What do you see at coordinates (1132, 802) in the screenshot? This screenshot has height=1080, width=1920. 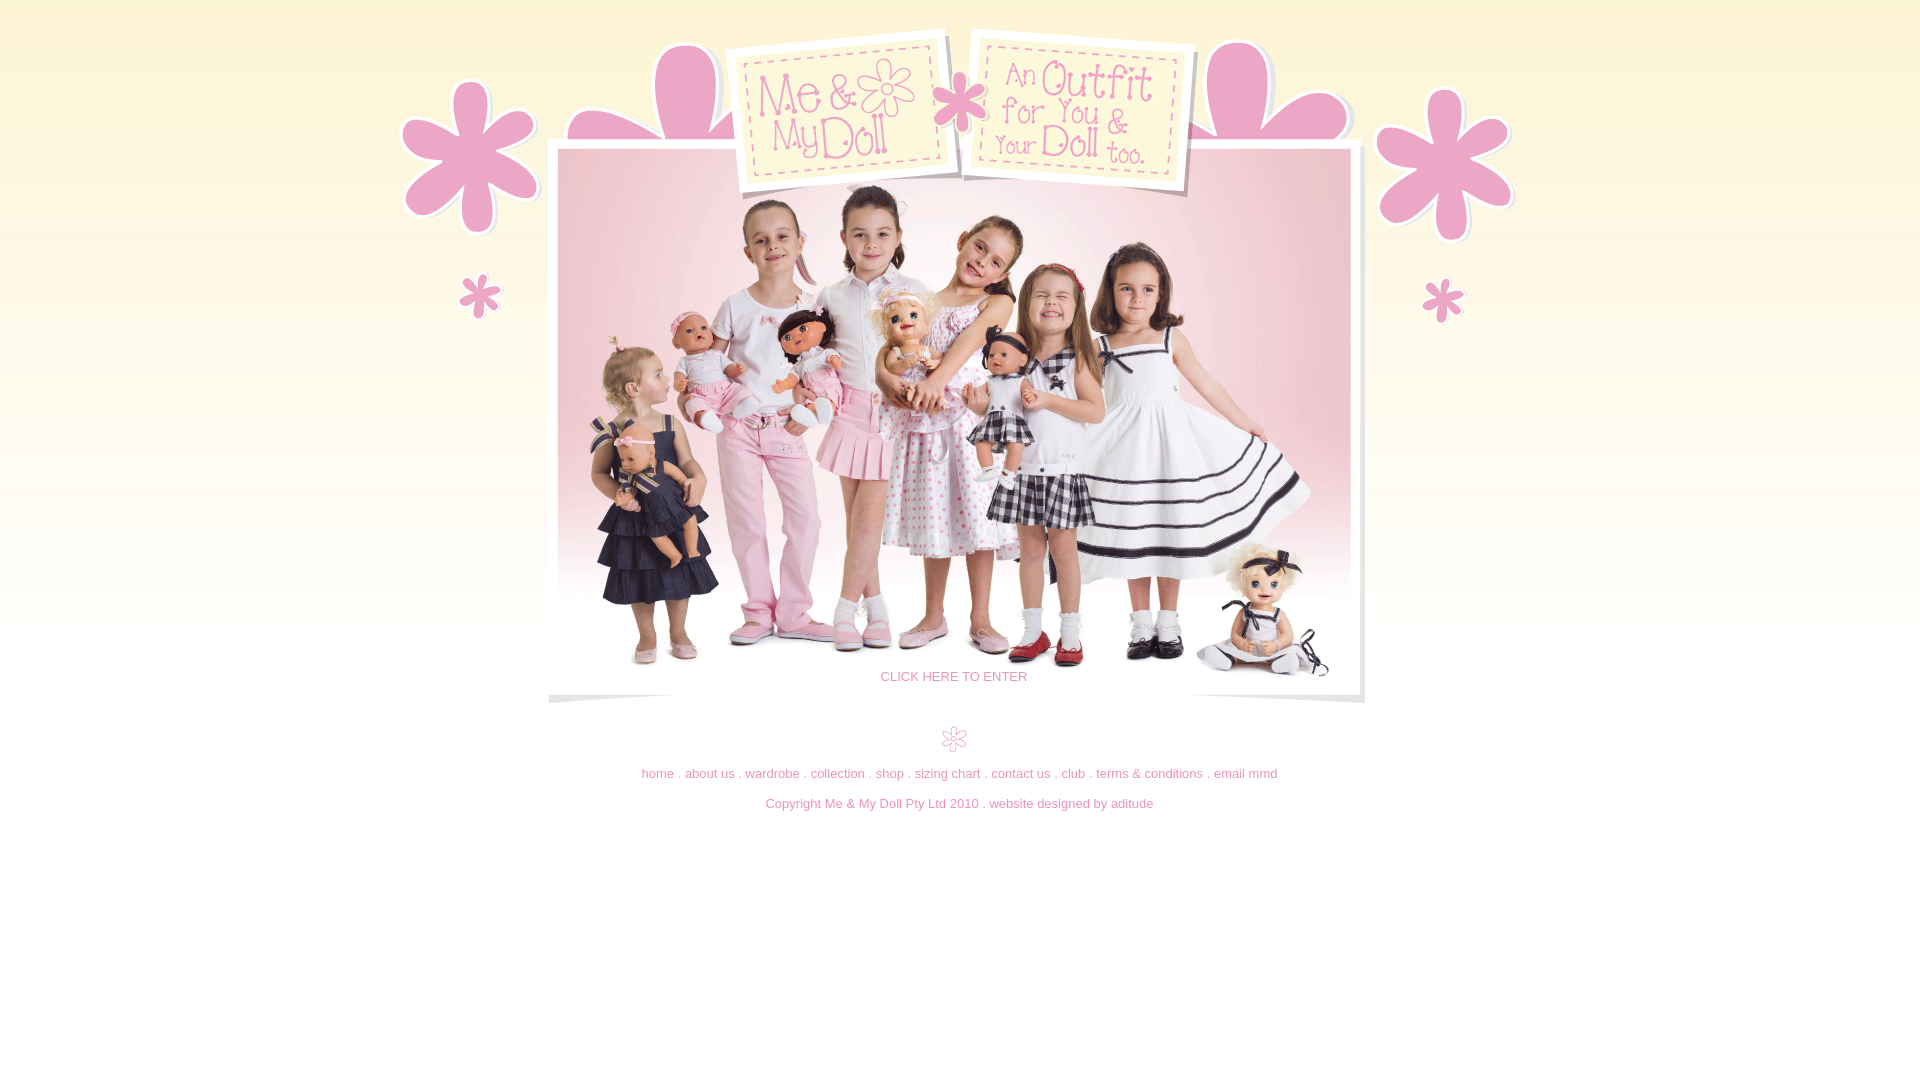 I see `'aditude'` at bounding box center [1132, 802].